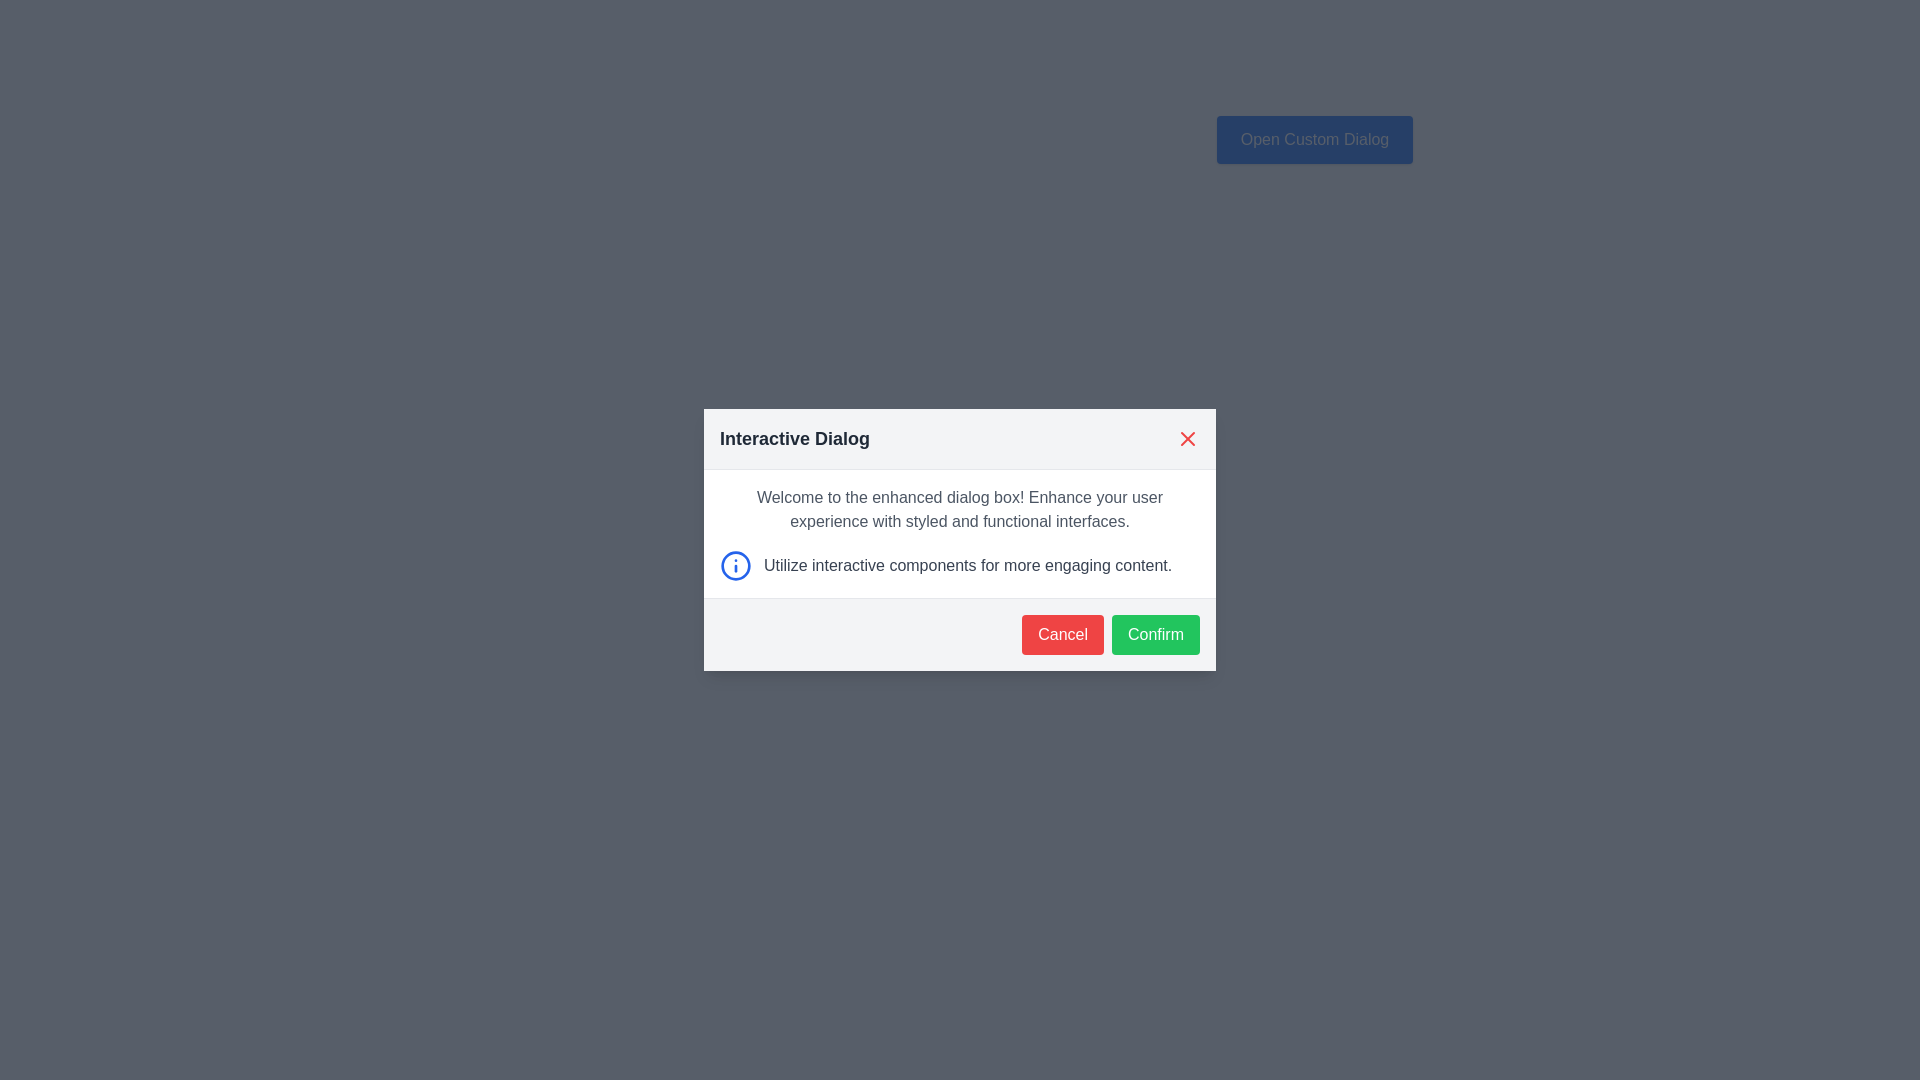 This screenshot has height=1080, width=1920. I want to click on the red diagonal cross icon located at the top right corner of the dialog box, so click(1188, 438).